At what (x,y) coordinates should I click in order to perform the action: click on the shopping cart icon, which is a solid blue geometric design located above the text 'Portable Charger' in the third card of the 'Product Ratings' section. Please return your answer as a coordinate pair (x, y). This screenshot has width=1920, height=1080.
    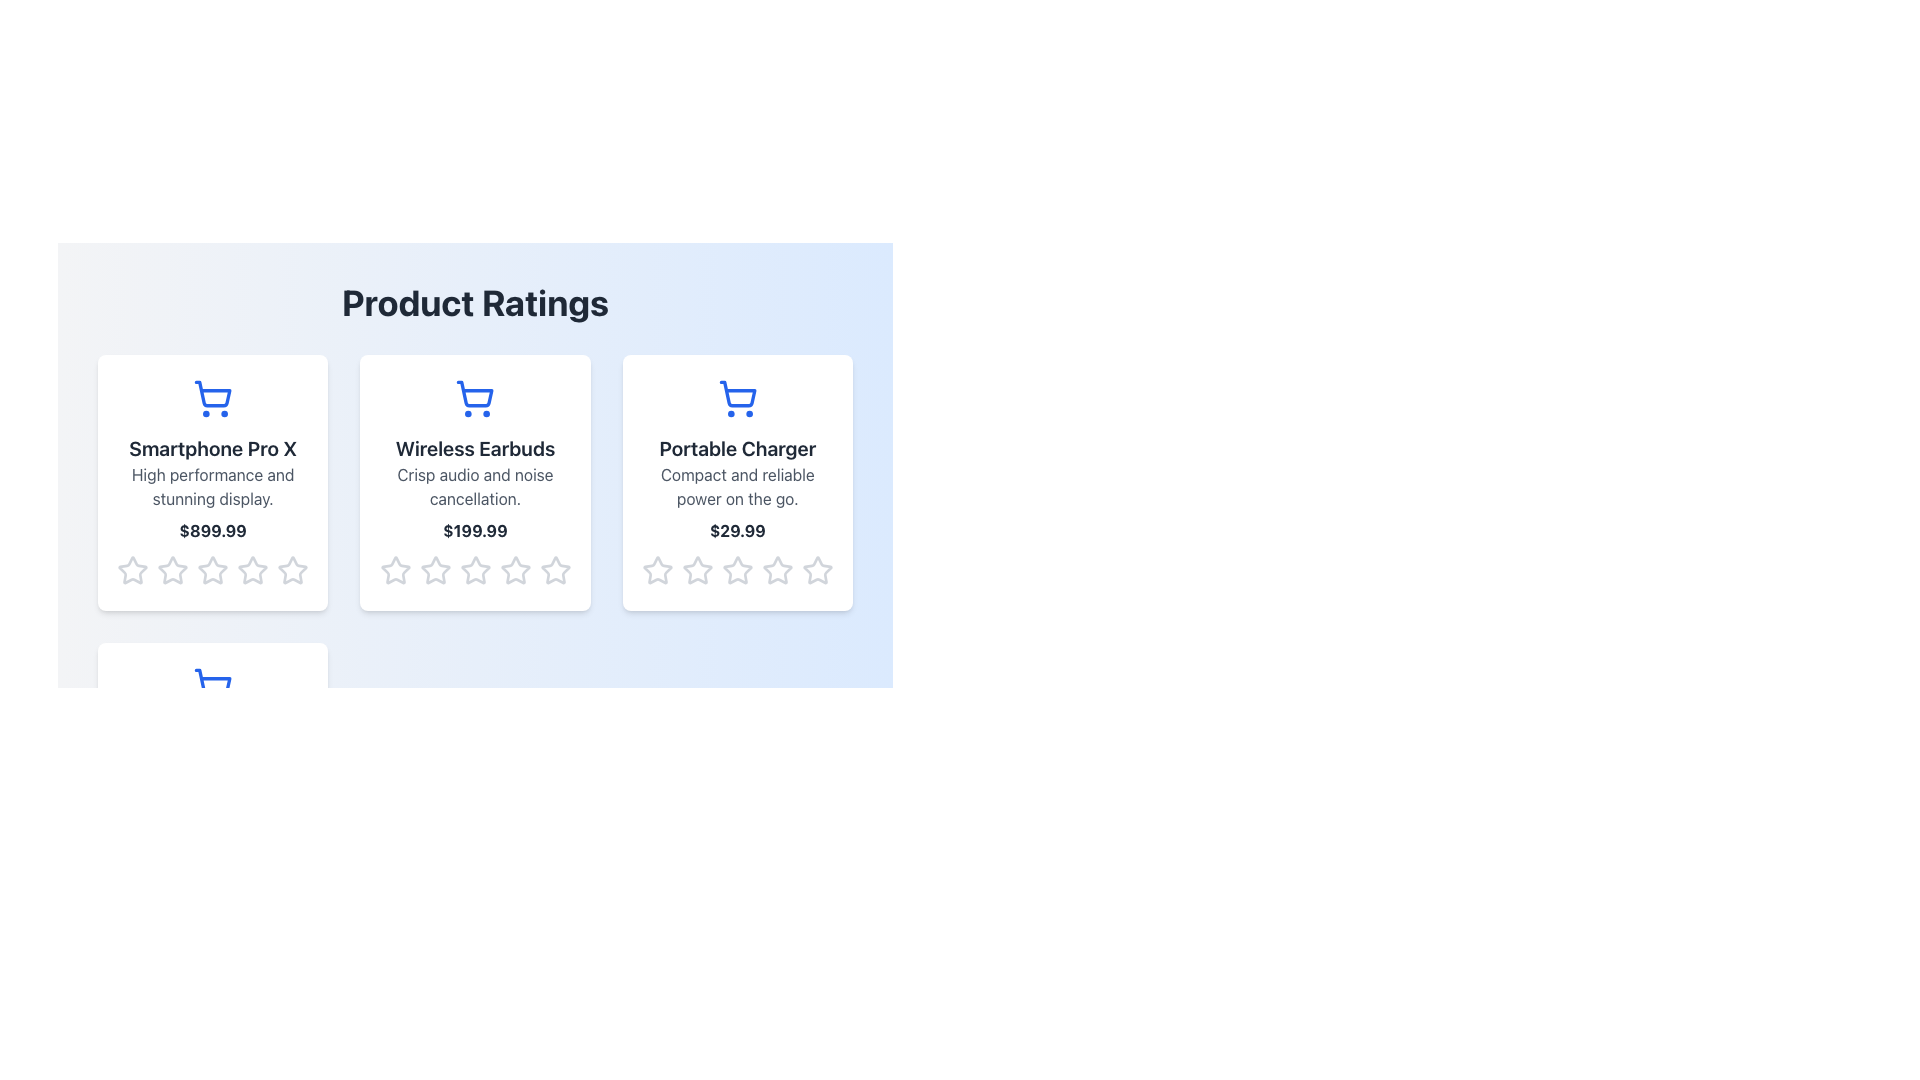
    Looking at the image, I should click on (736, 398).